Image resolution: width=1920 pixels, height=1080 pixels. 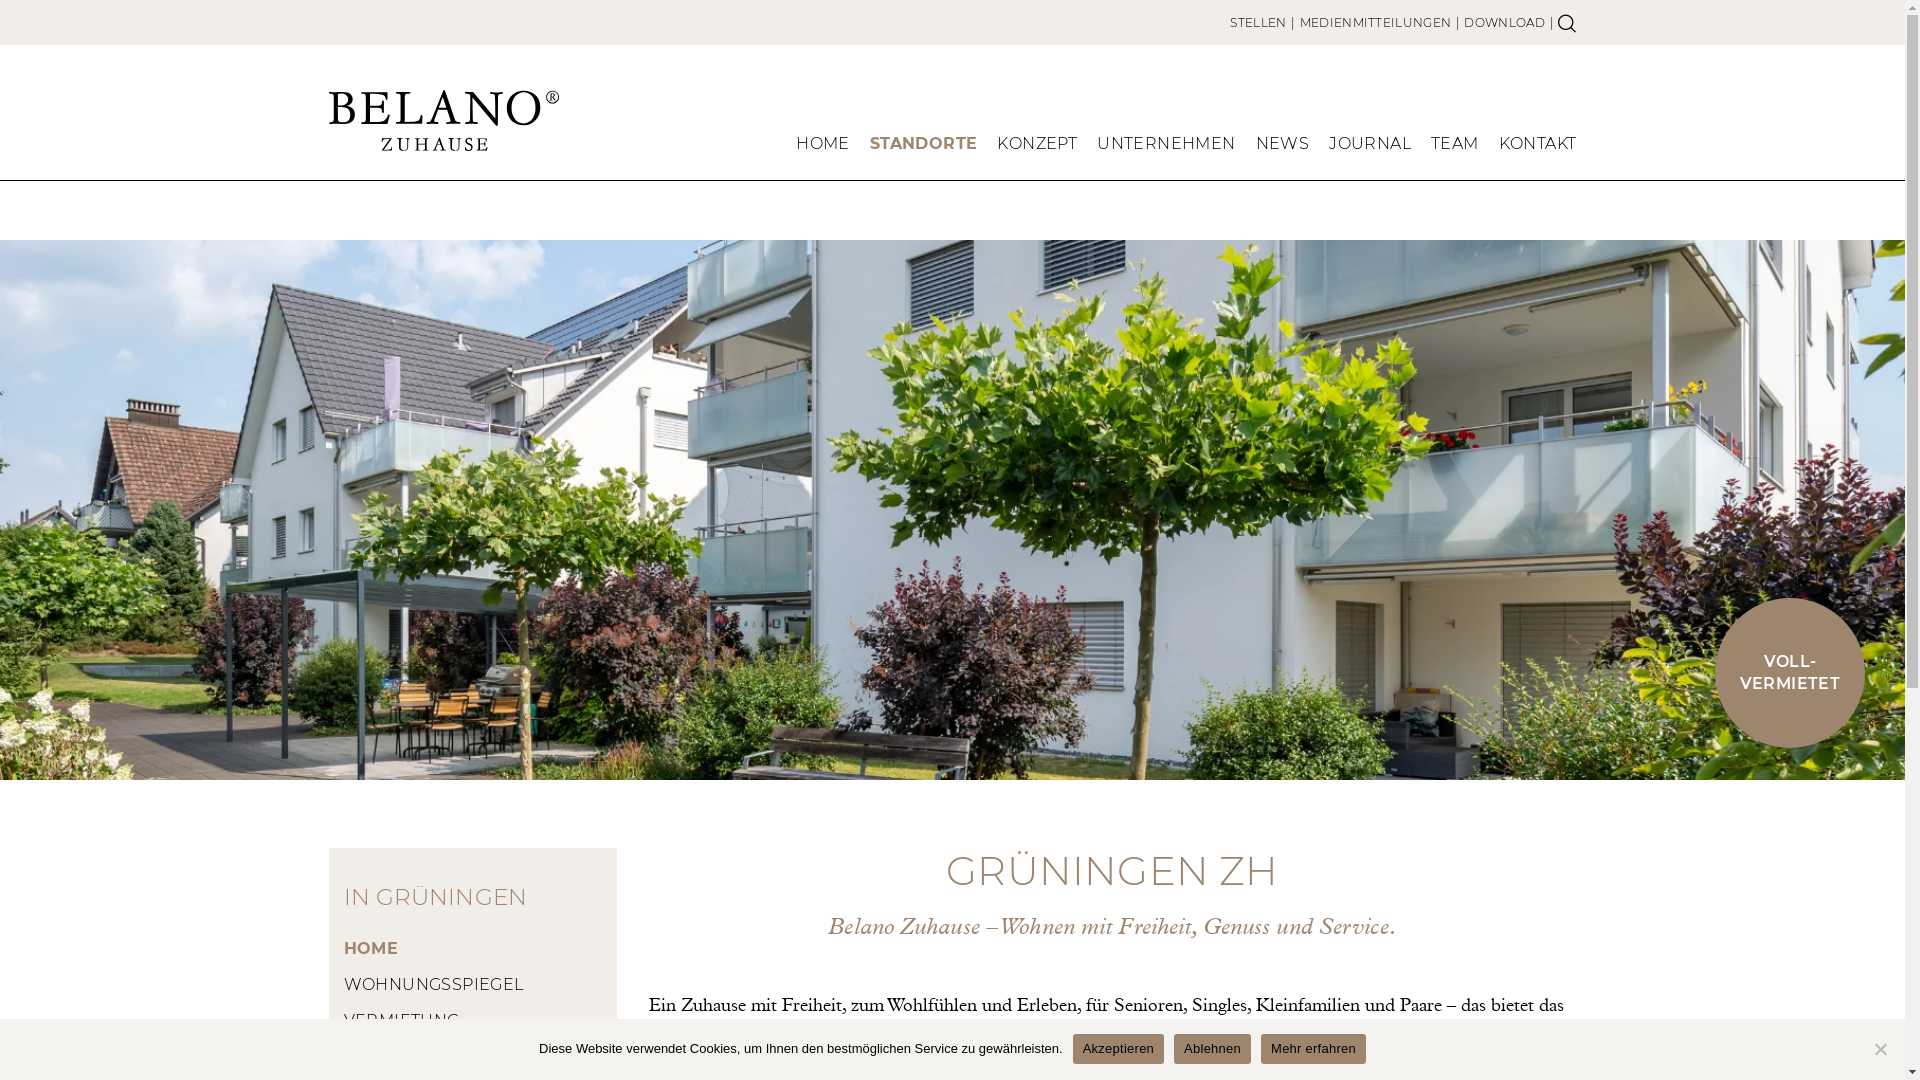 What do you see at coordinates (1117, 1048) in the screenshot?
I see `'Akzeptieren'` at bounding box center [1117, 1048].